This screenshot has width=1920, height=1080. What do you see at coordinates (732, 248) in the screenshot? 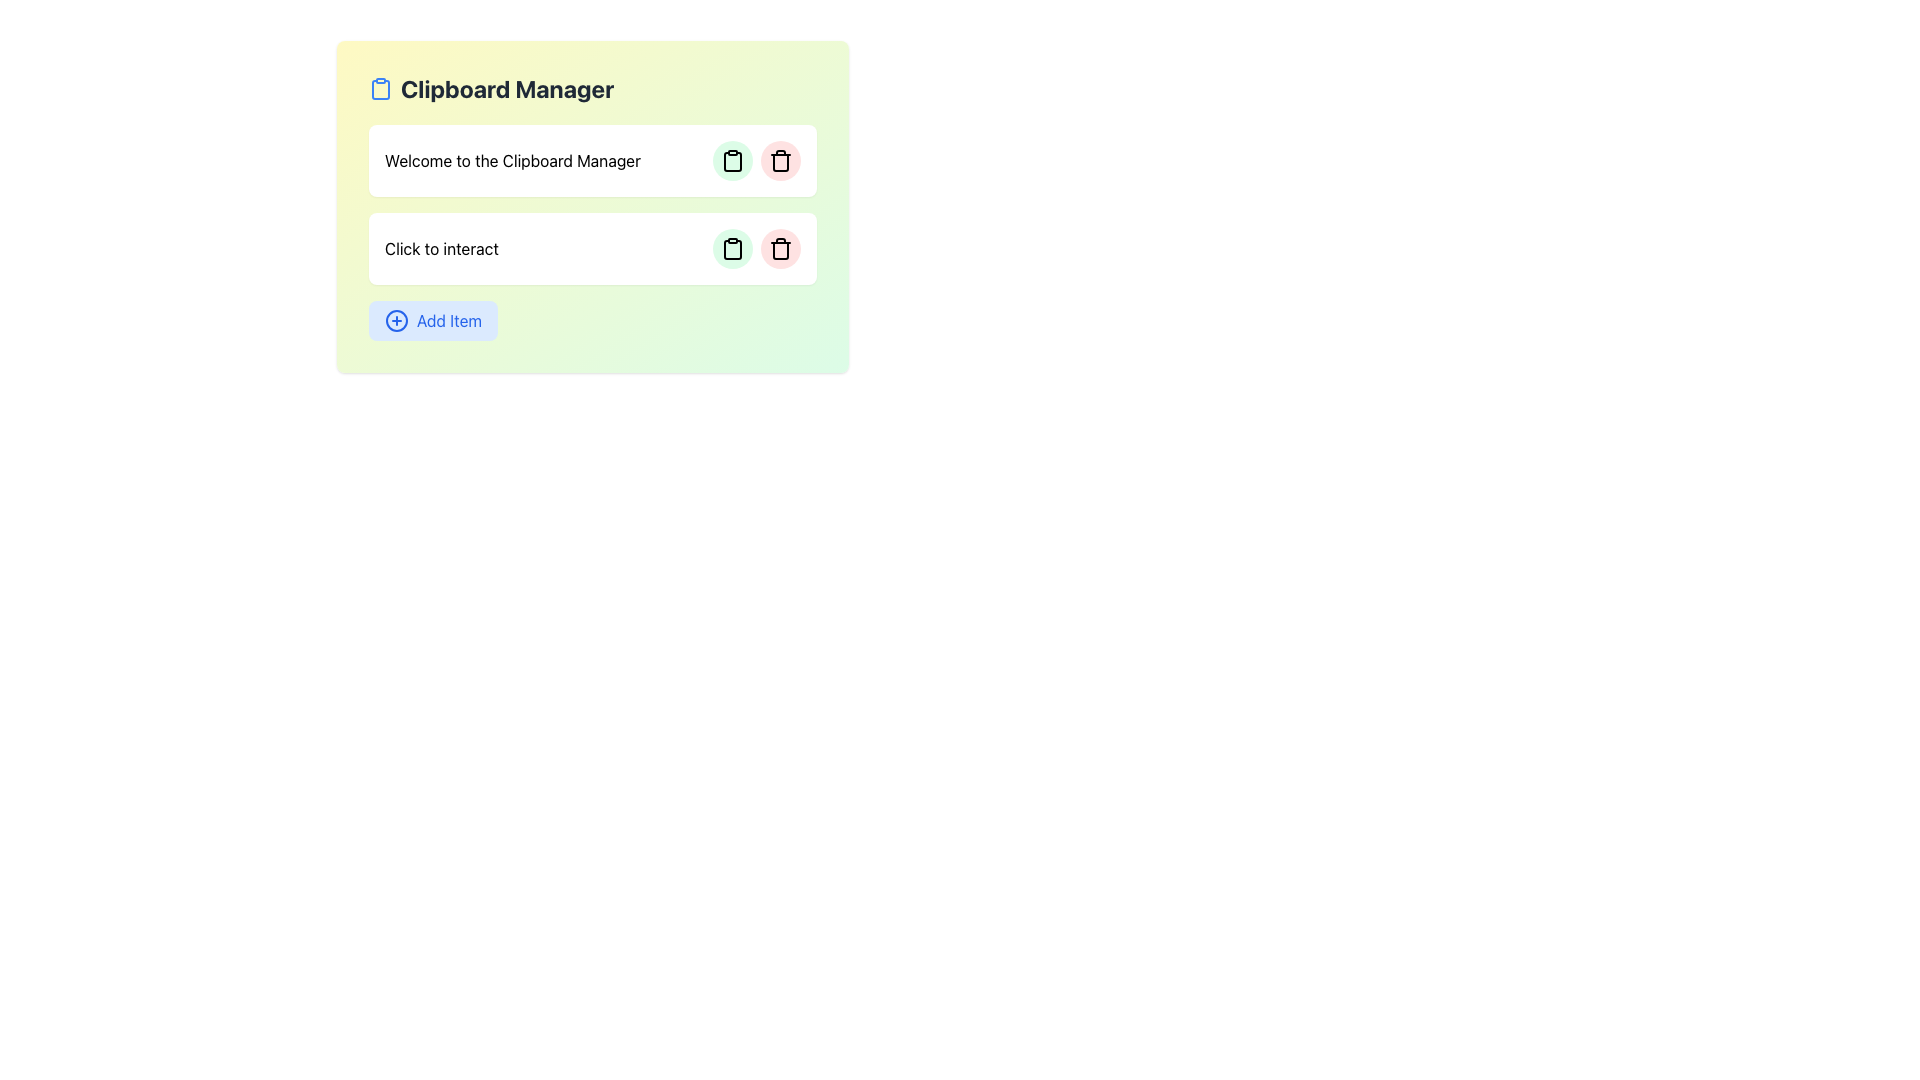
I see `the button with a circular light green background in the second row of items in the list` at bounding box center [732, 248].